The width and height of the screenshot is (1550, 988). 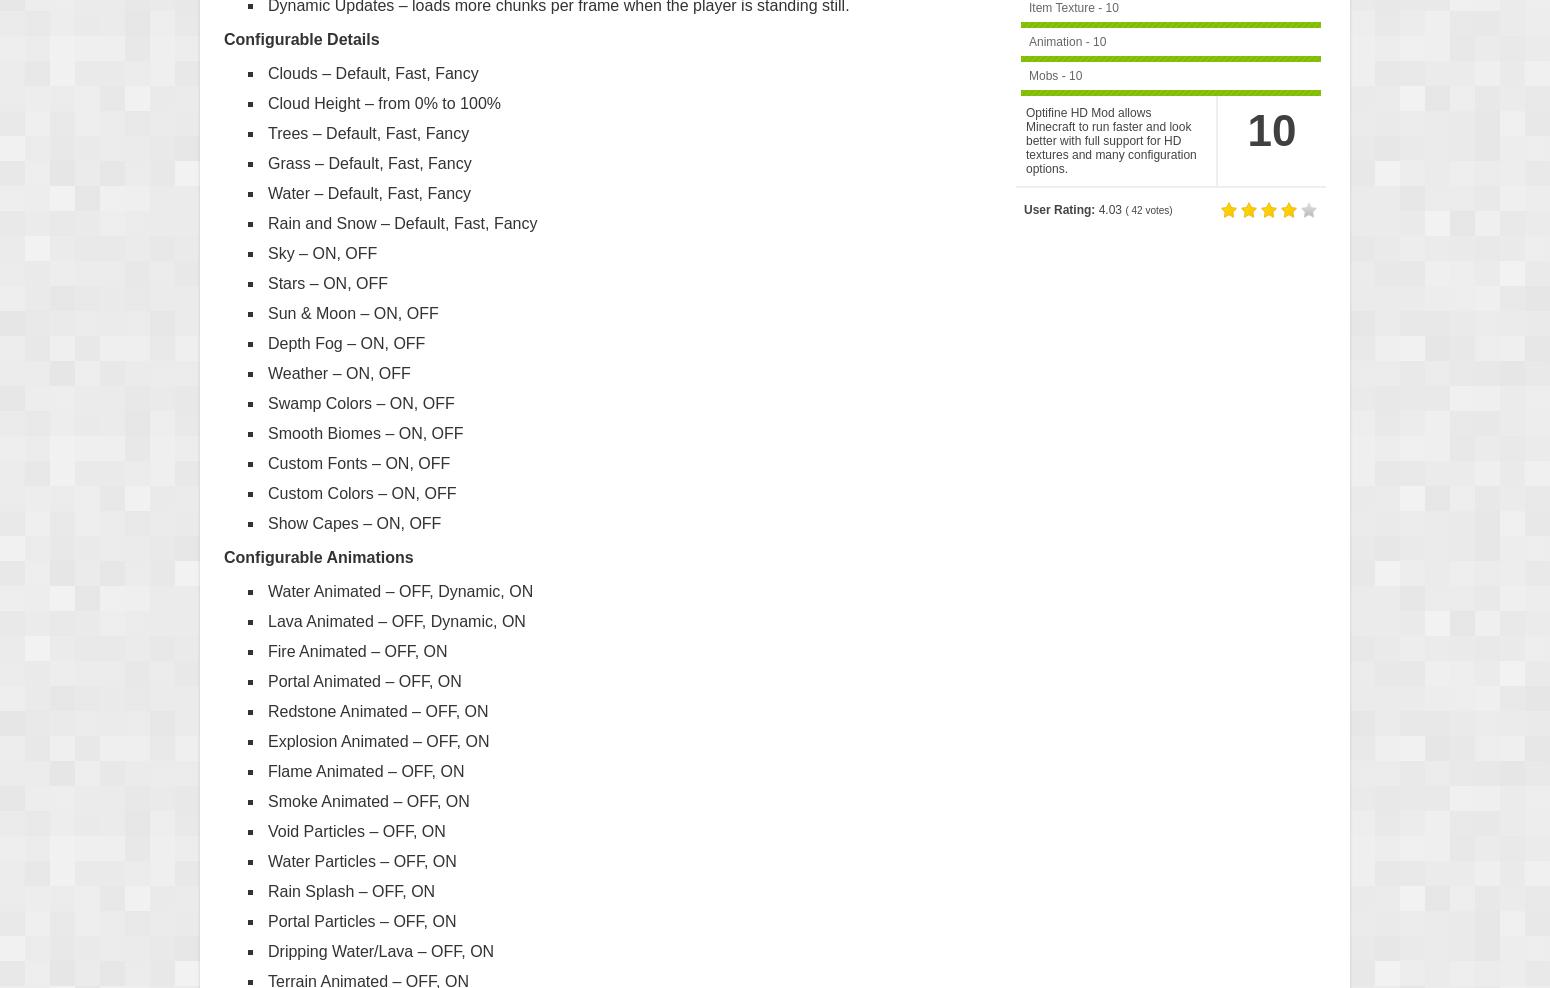 I want to click on 'Void Particles – OFF, ON', so click(x=355, y=830).